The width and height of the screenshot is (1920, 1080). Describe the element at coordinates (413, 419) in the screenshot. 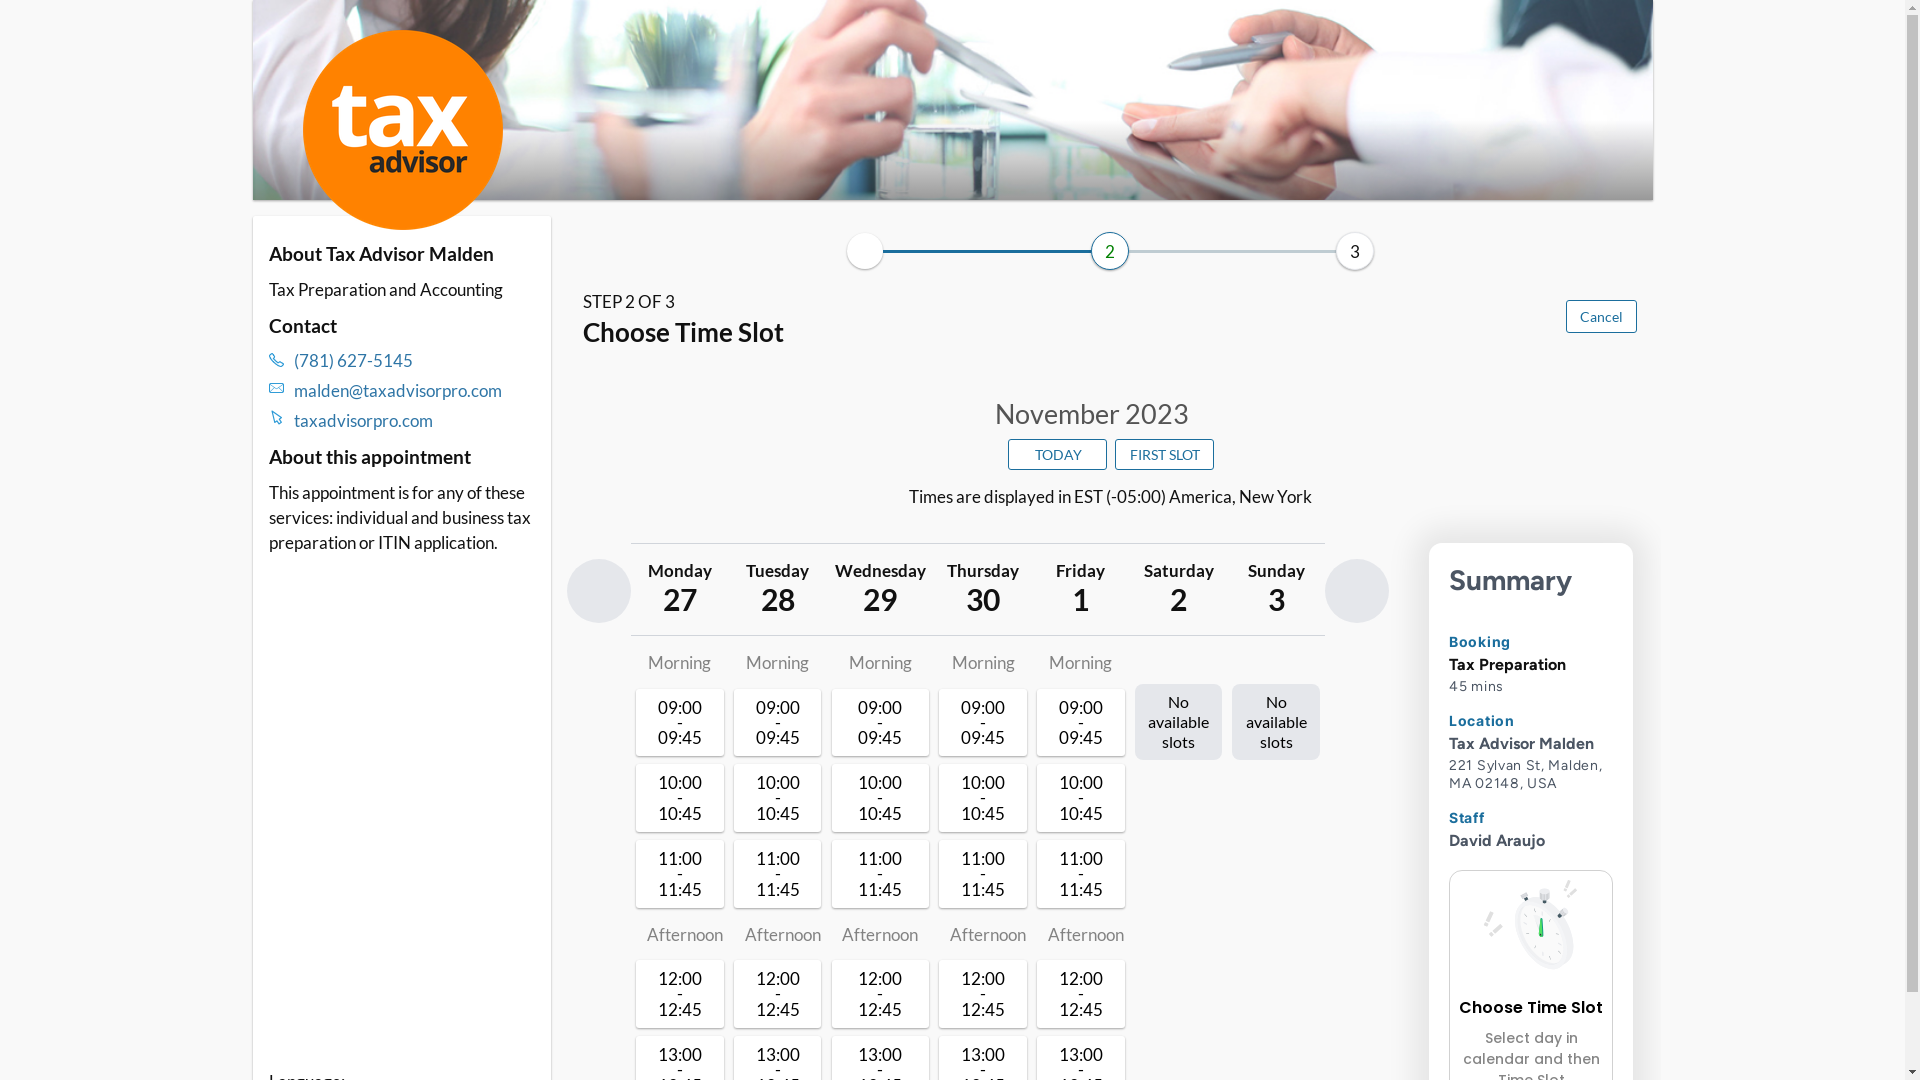

I see `'taxadvisorpro.com'` at that location.